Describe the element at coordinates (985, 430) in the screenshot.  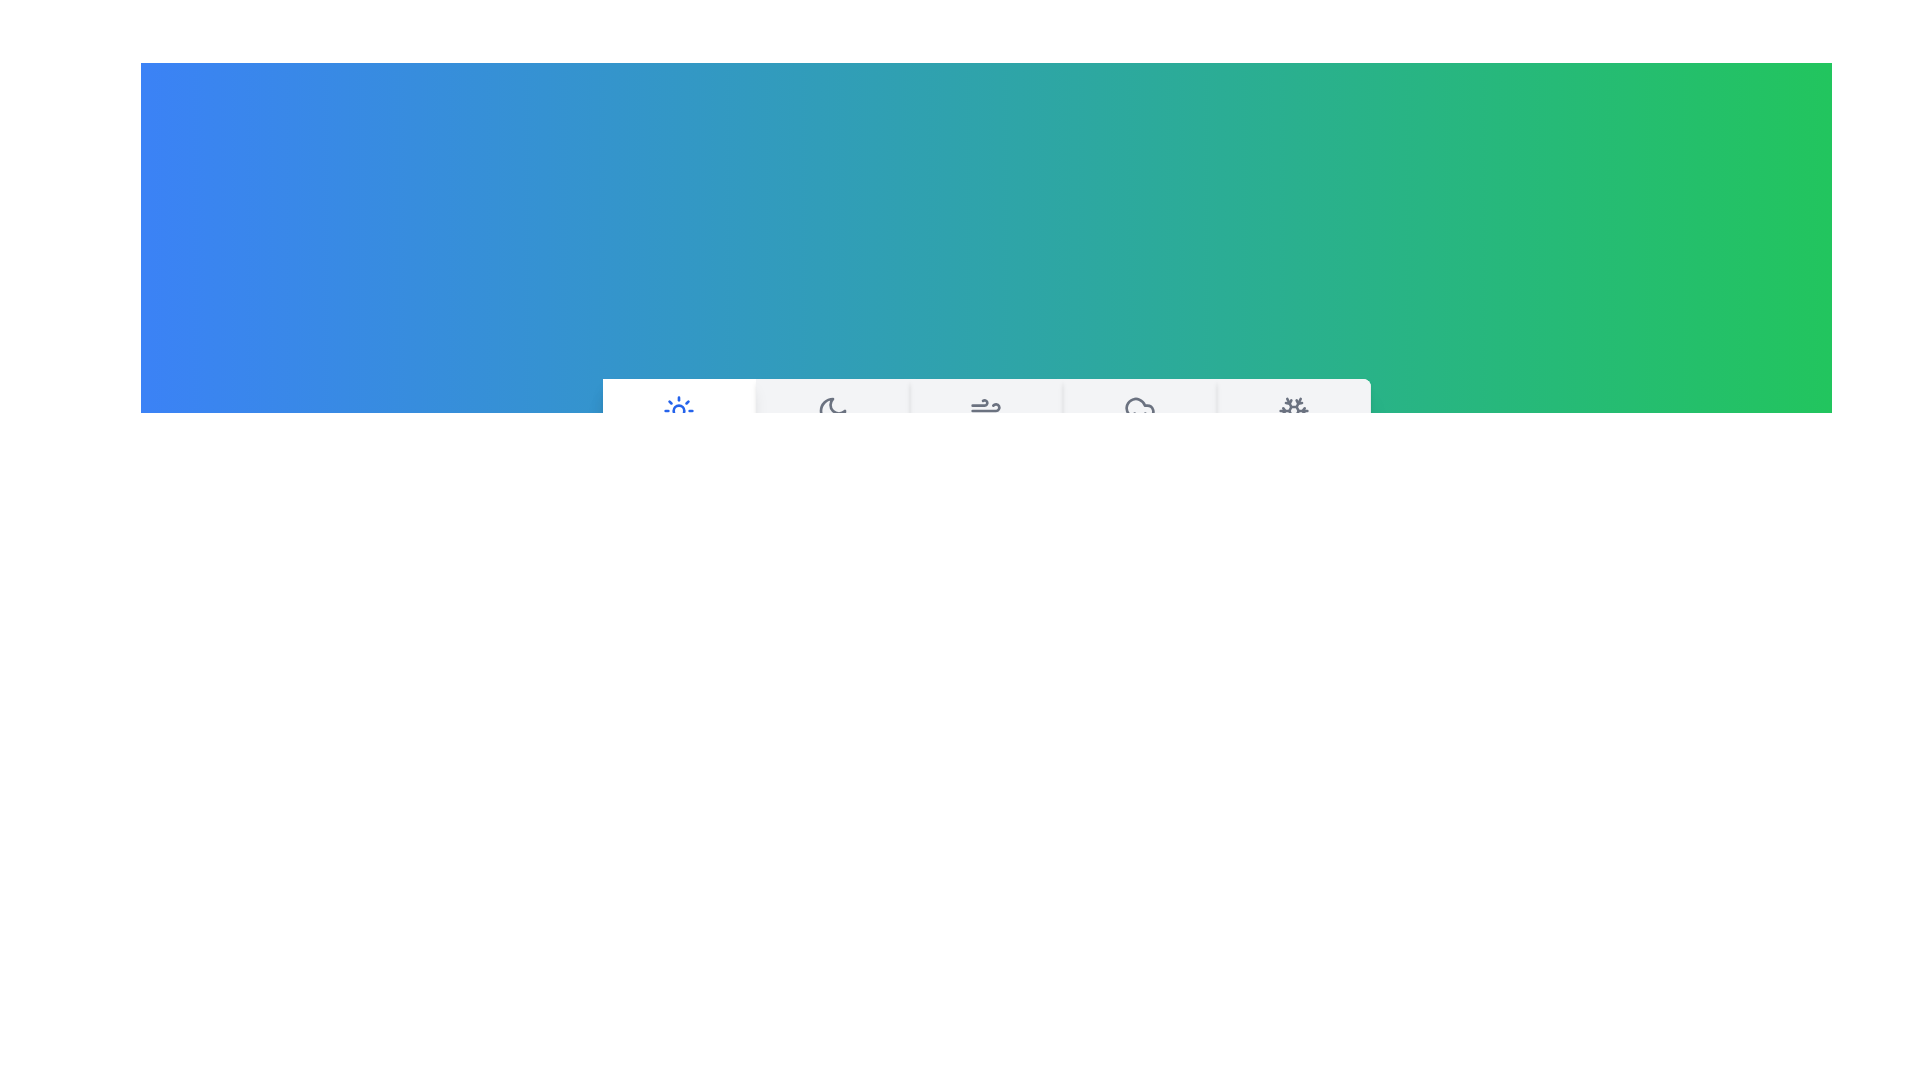
I see `the Windy tab to view its details` at that location.